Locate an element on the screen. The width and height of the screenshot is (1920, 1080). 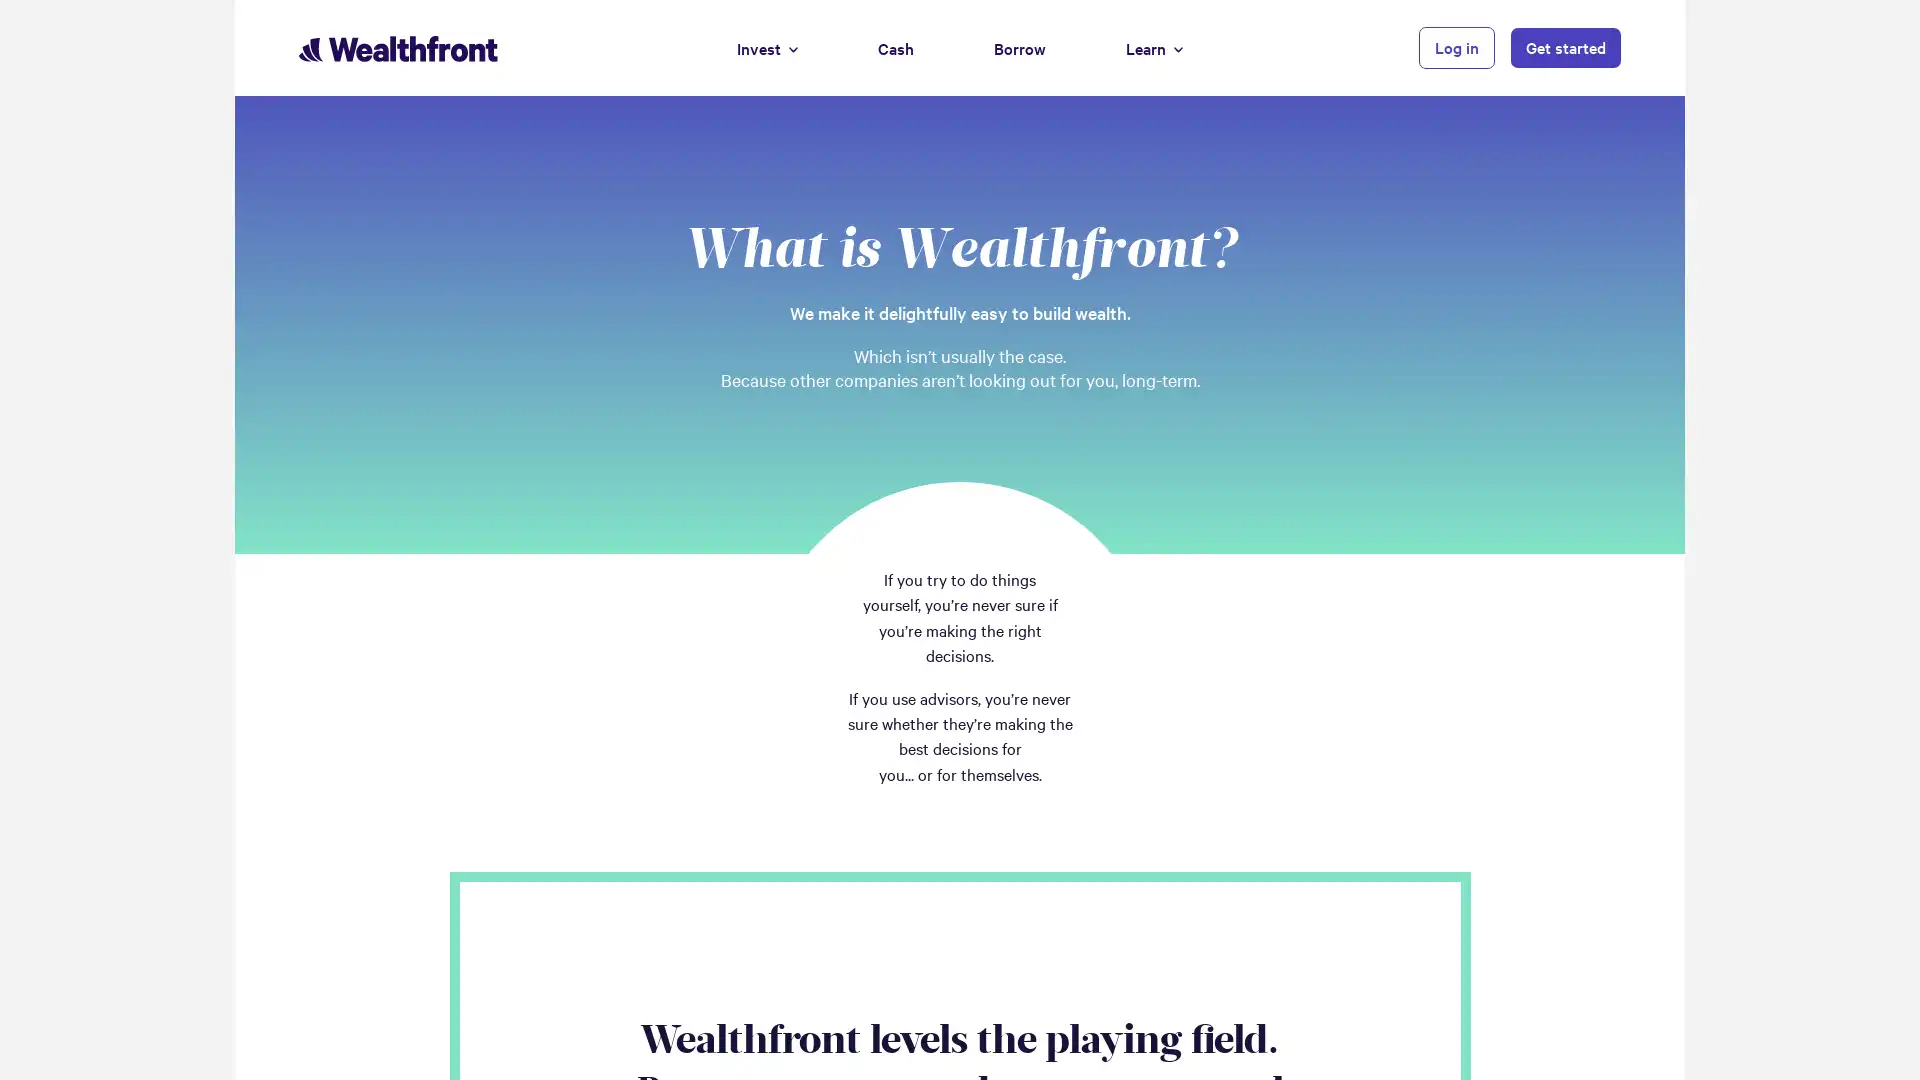
Learn is located at coordinates (1154, 46).